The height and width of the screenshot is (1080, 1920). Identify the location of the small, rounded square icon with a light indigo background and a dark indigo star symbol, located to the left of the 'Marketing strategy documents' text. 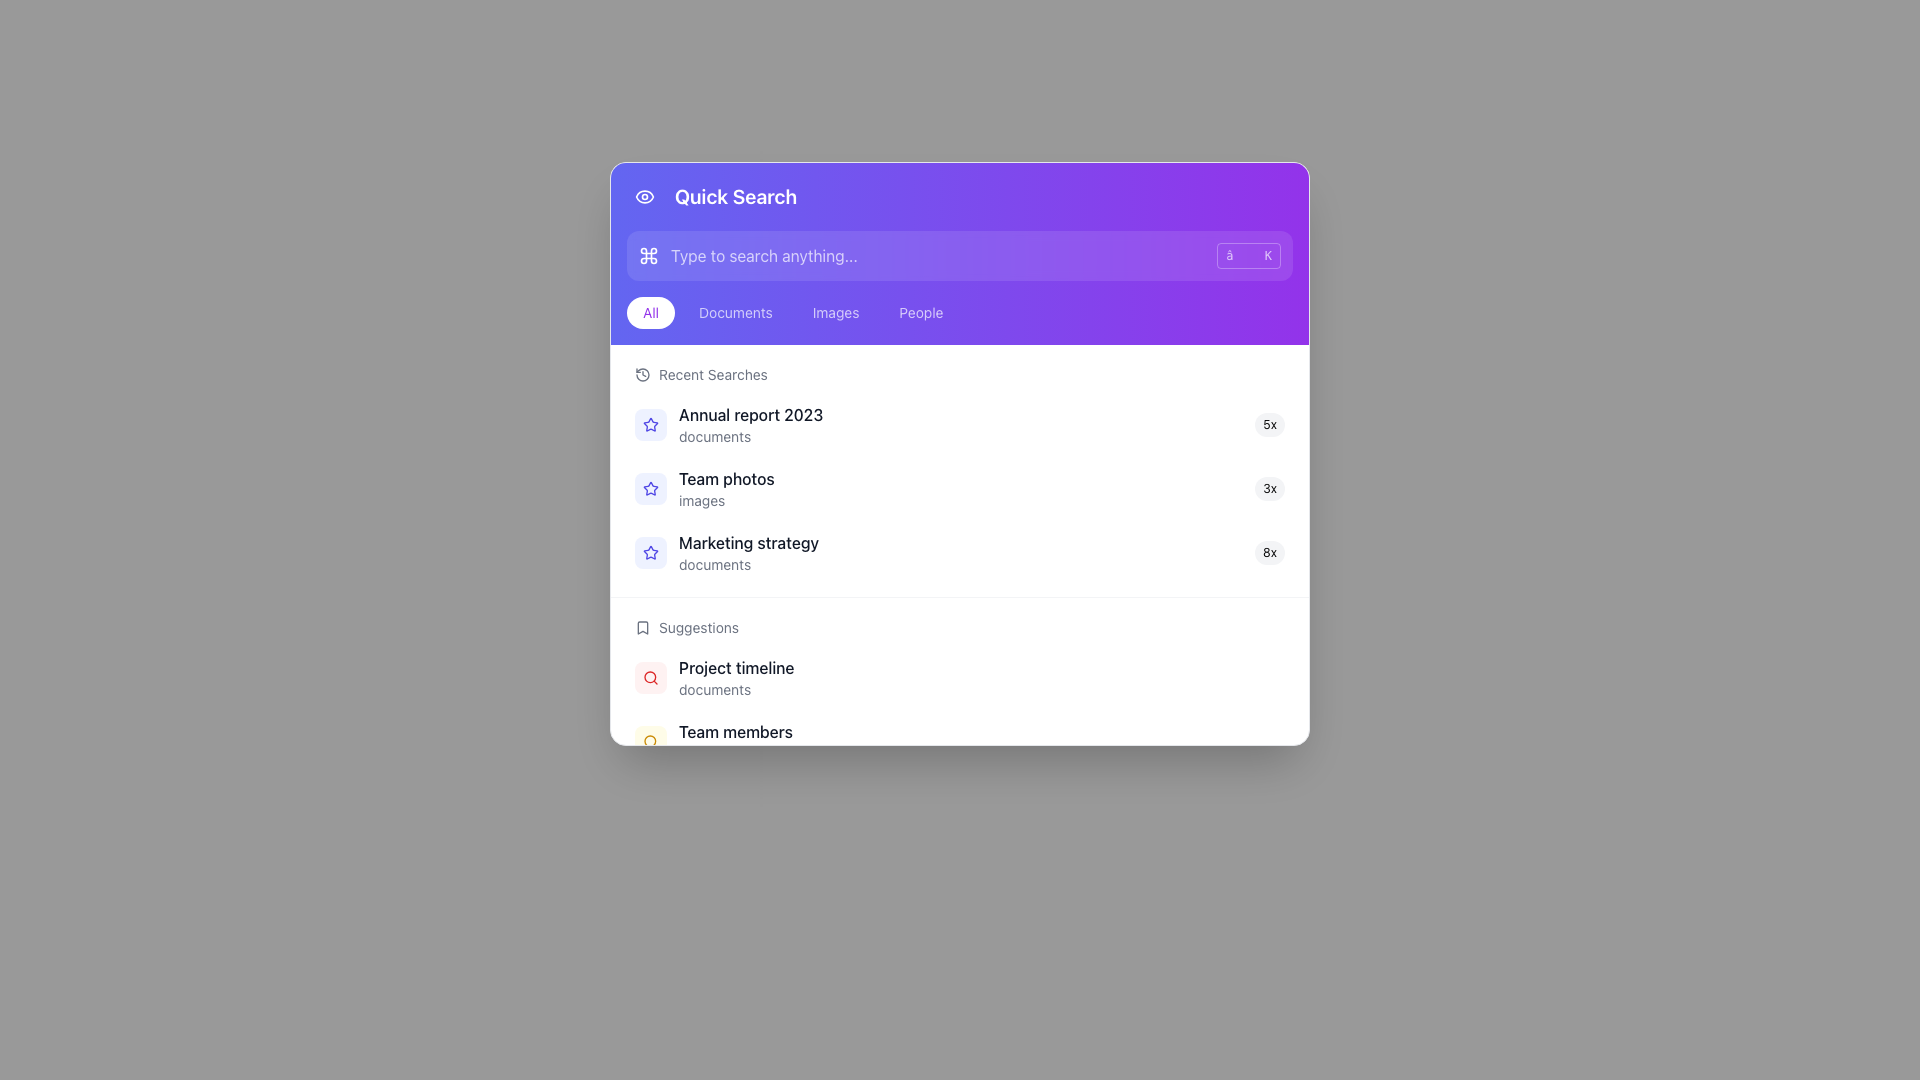
(651, 552).